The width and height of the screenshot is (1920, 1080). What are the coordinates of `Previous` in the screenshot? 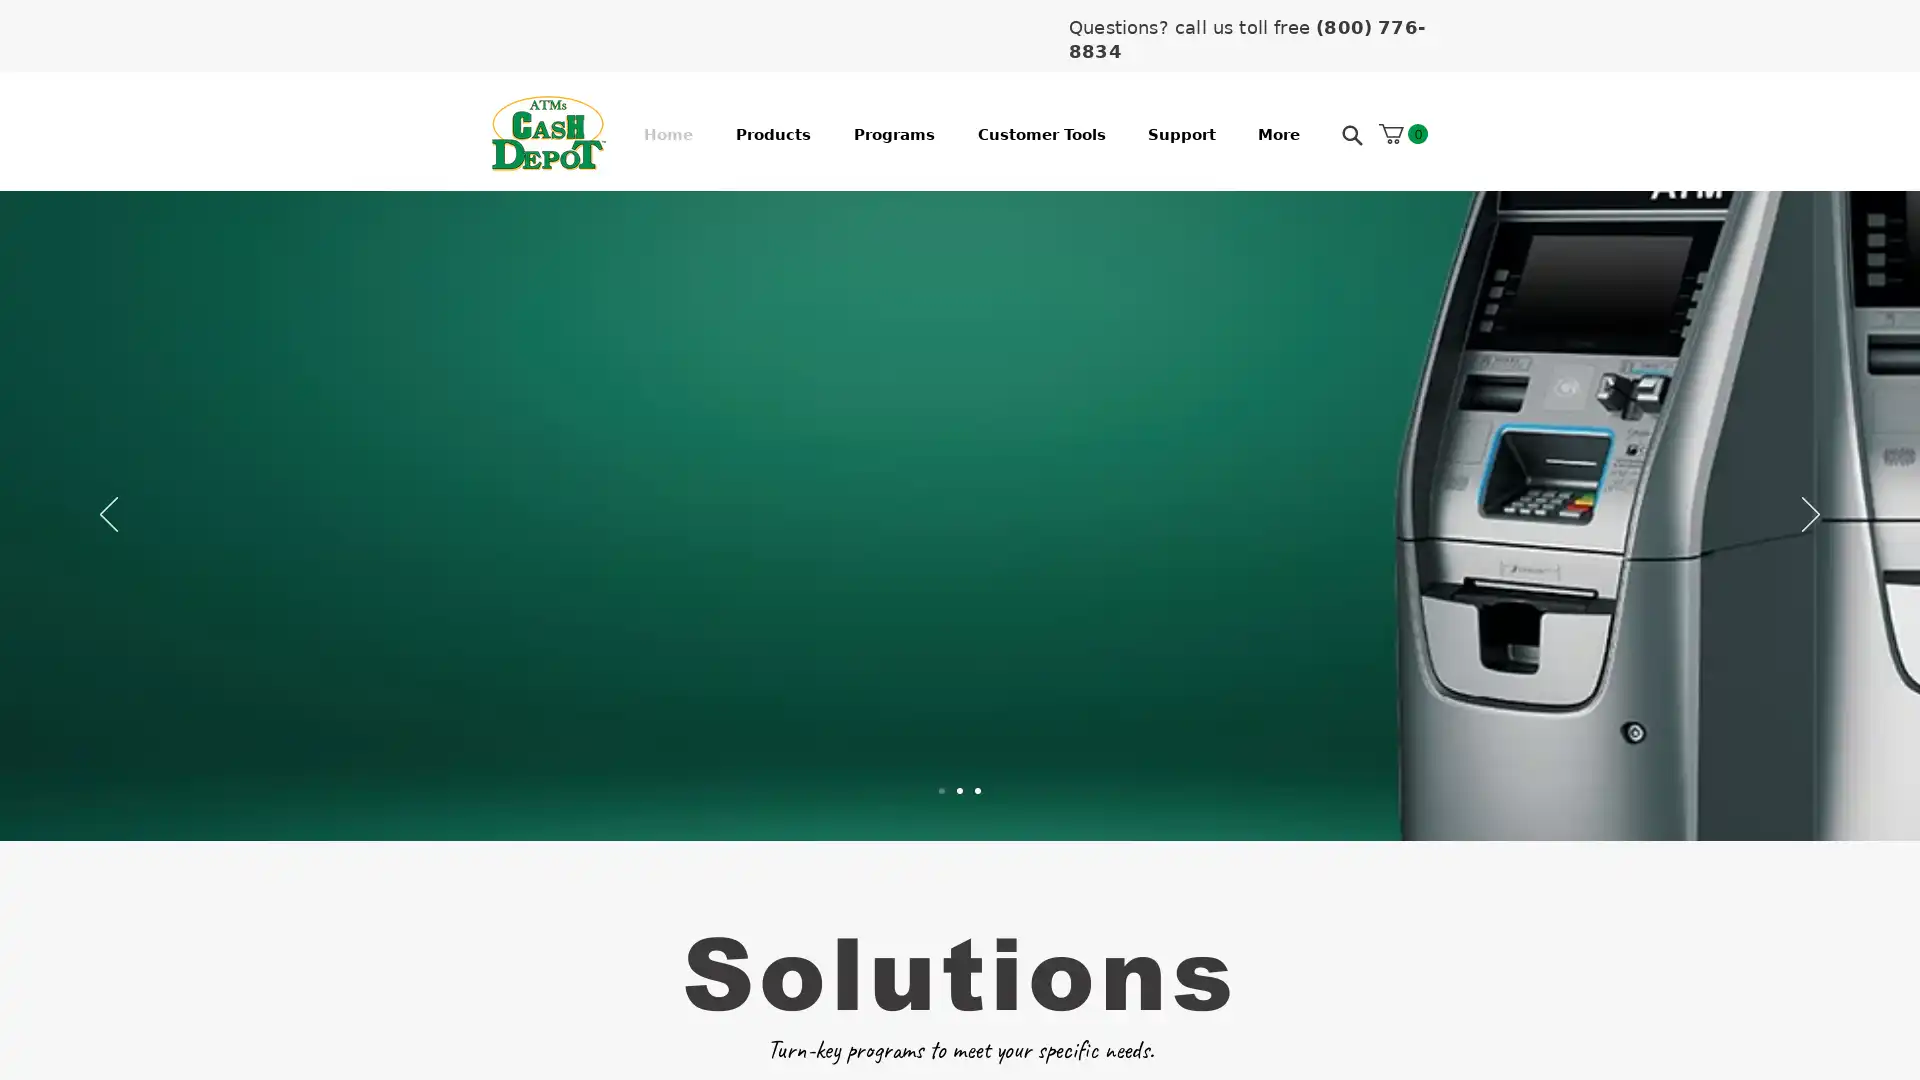 It's located at (108, 514).